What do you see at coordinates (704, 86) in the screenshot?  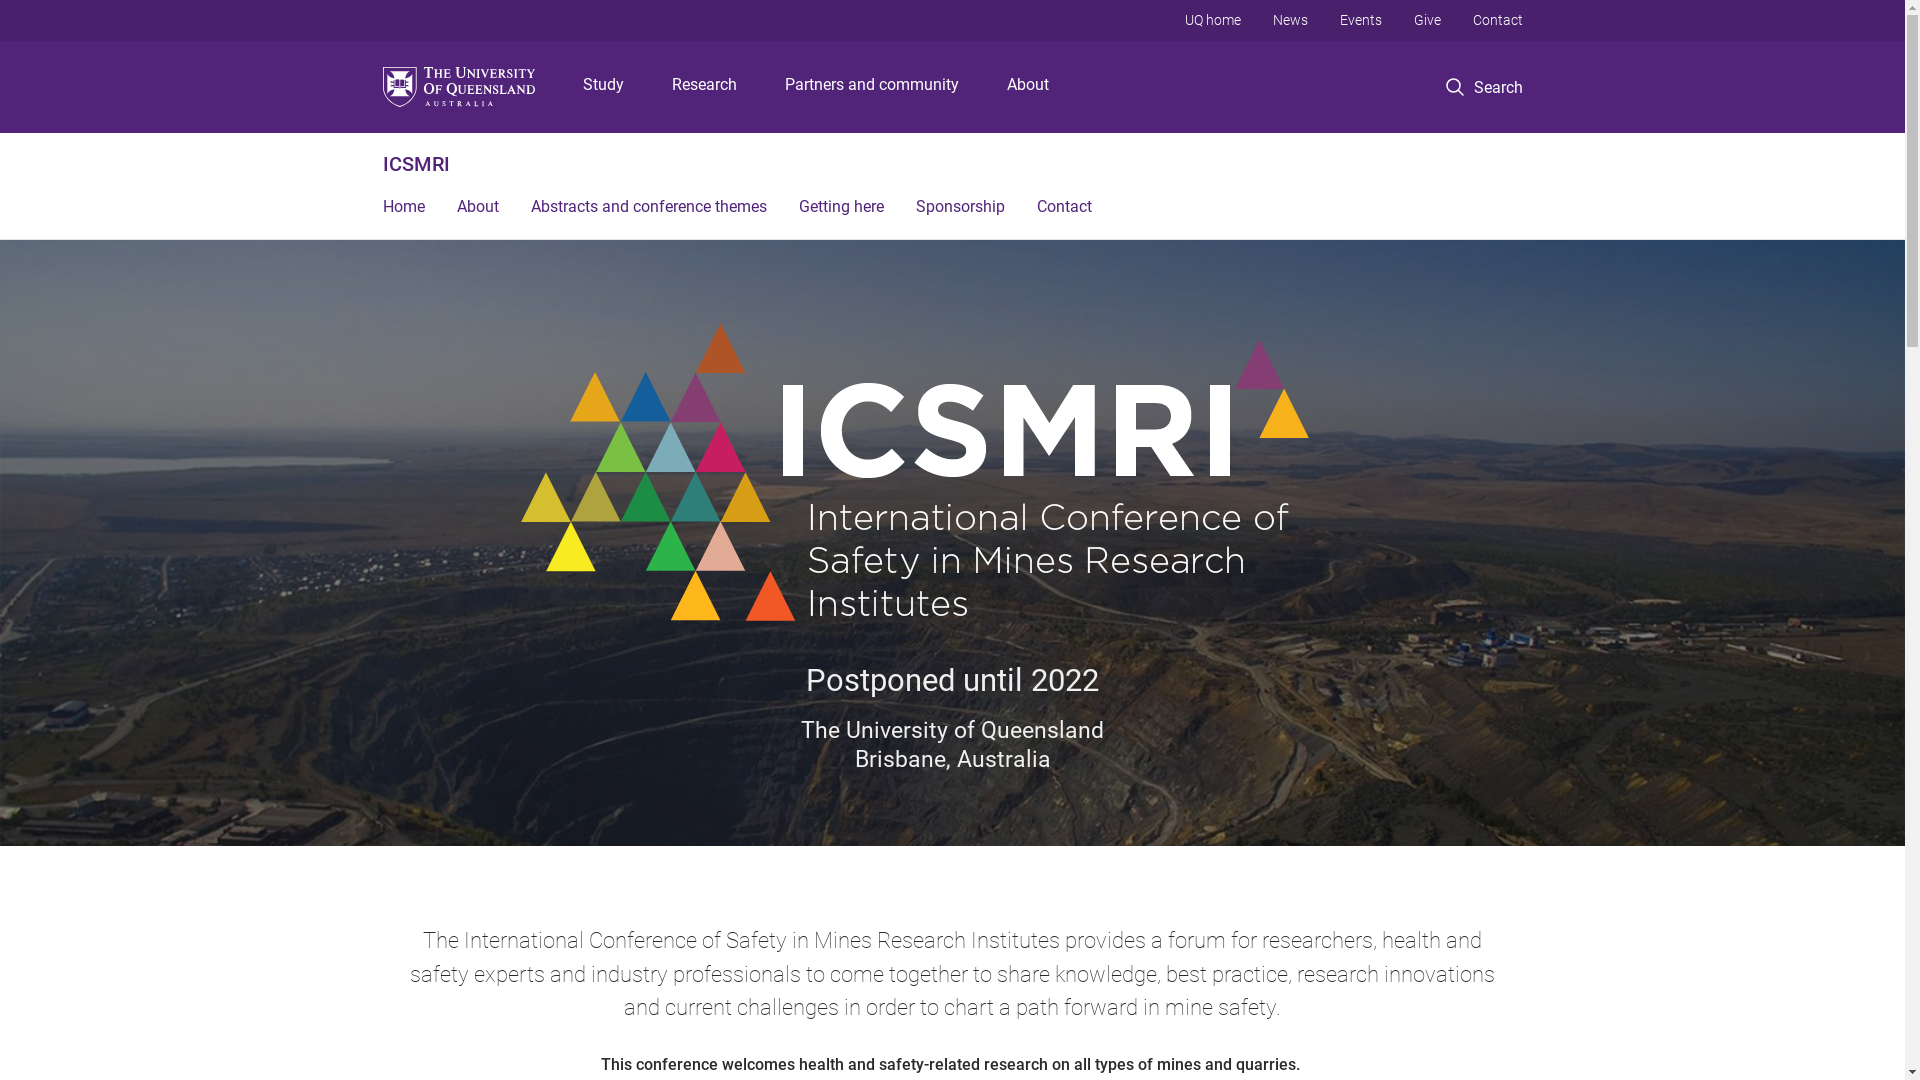 I see `'Research'` at bounding box center [704, 86].